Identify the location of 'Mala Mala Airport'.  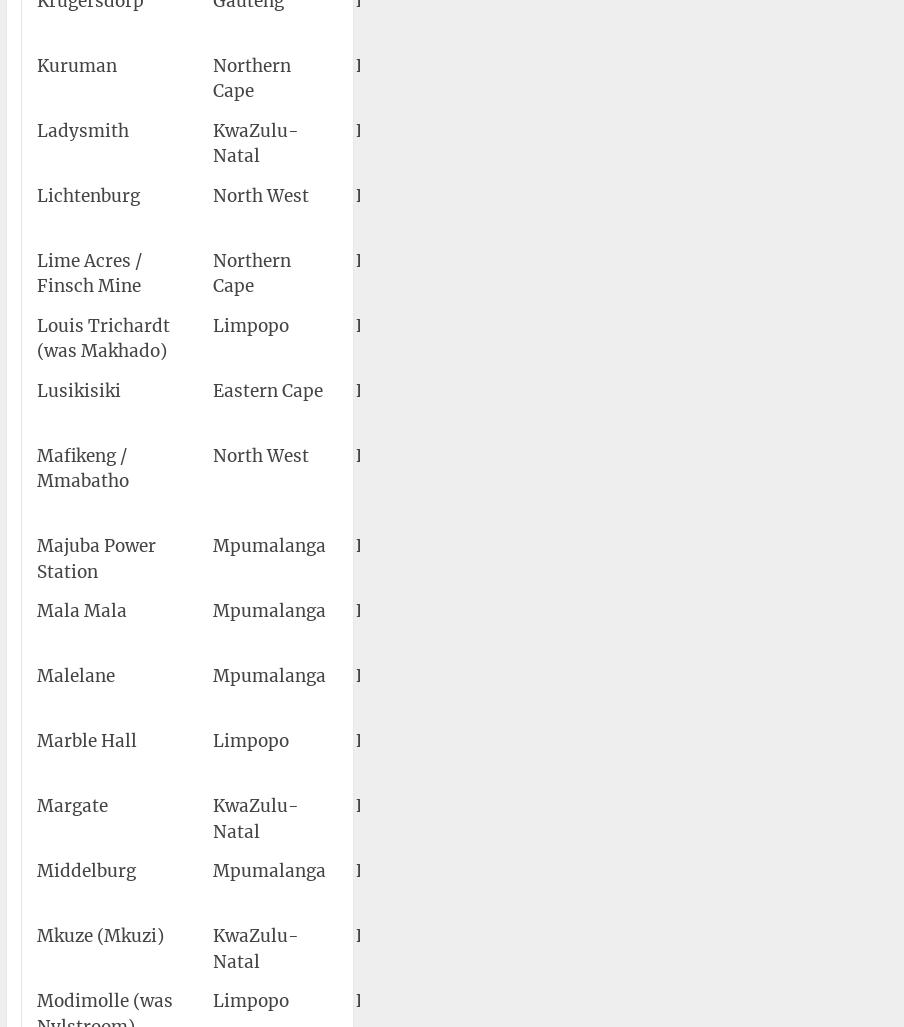
(562, 623).